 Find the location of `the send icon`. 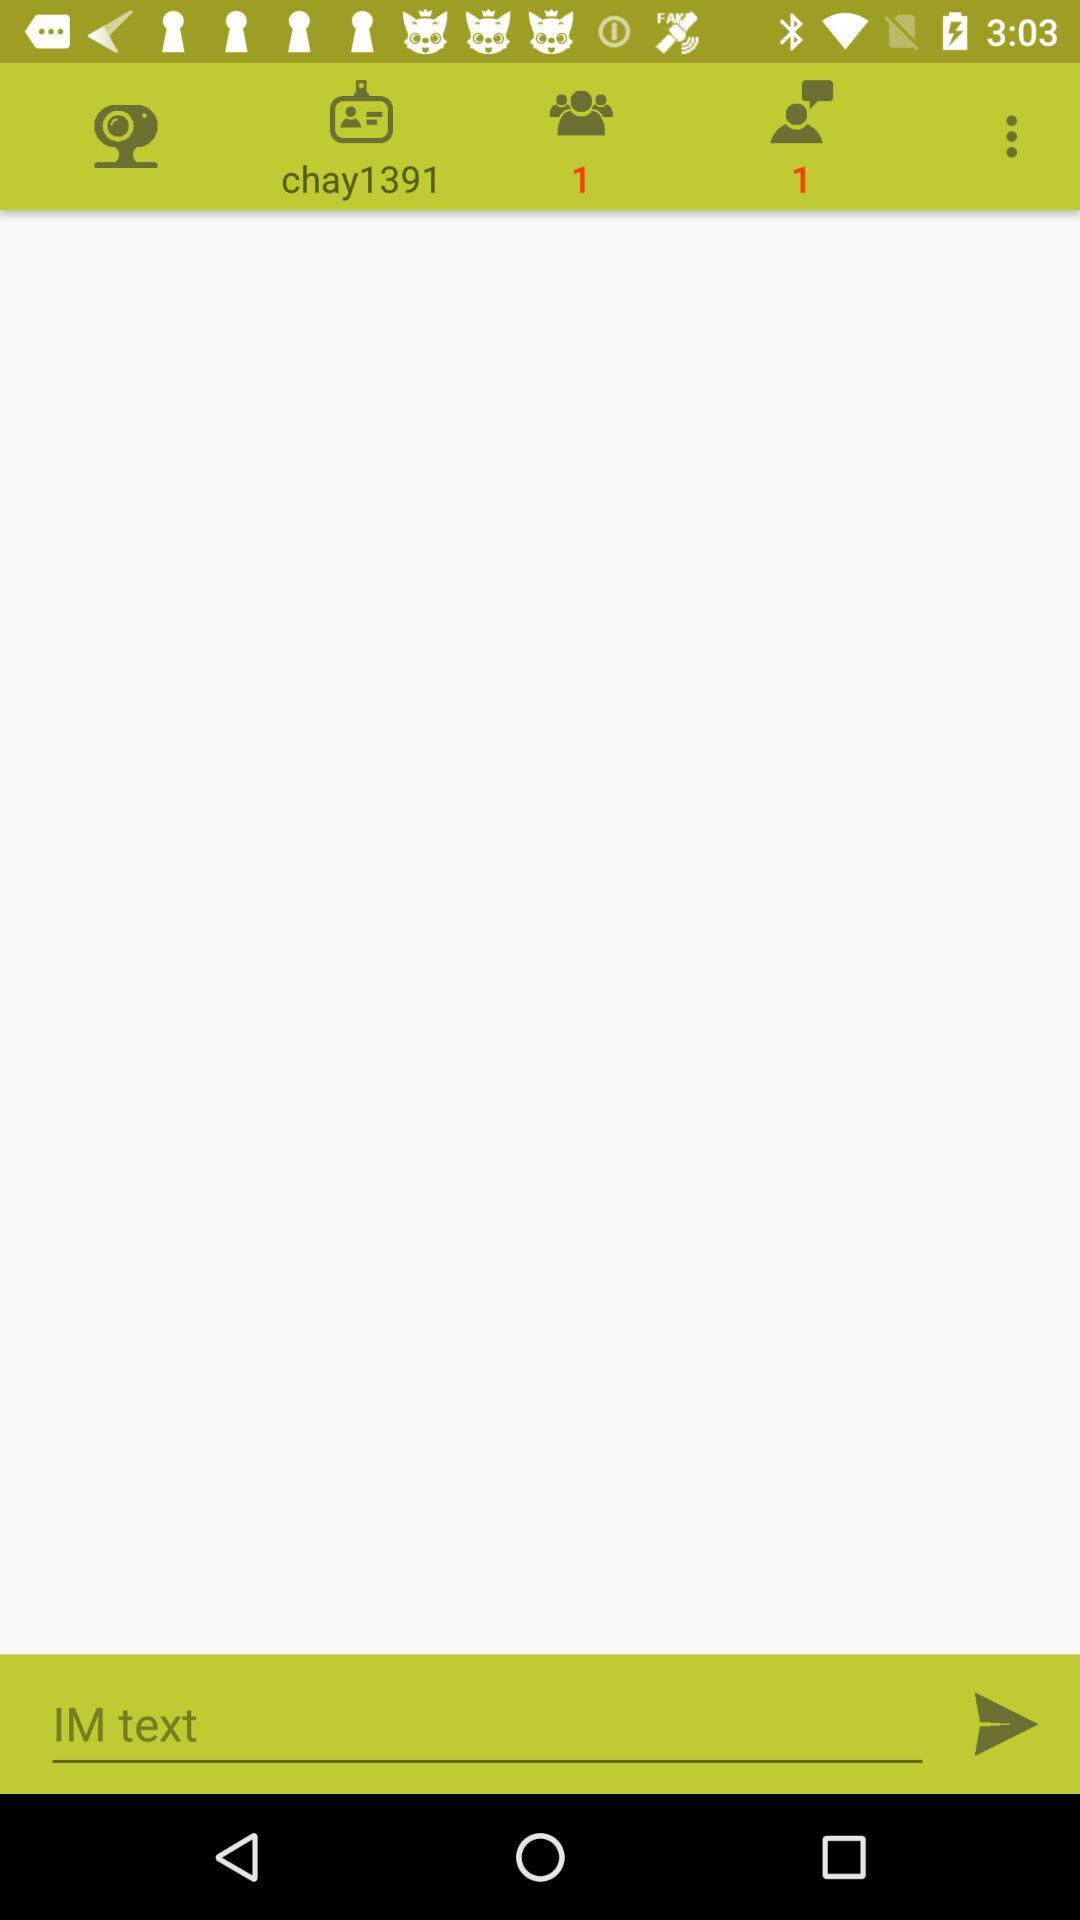

the send icon is located at coordinates (1006, 1723).